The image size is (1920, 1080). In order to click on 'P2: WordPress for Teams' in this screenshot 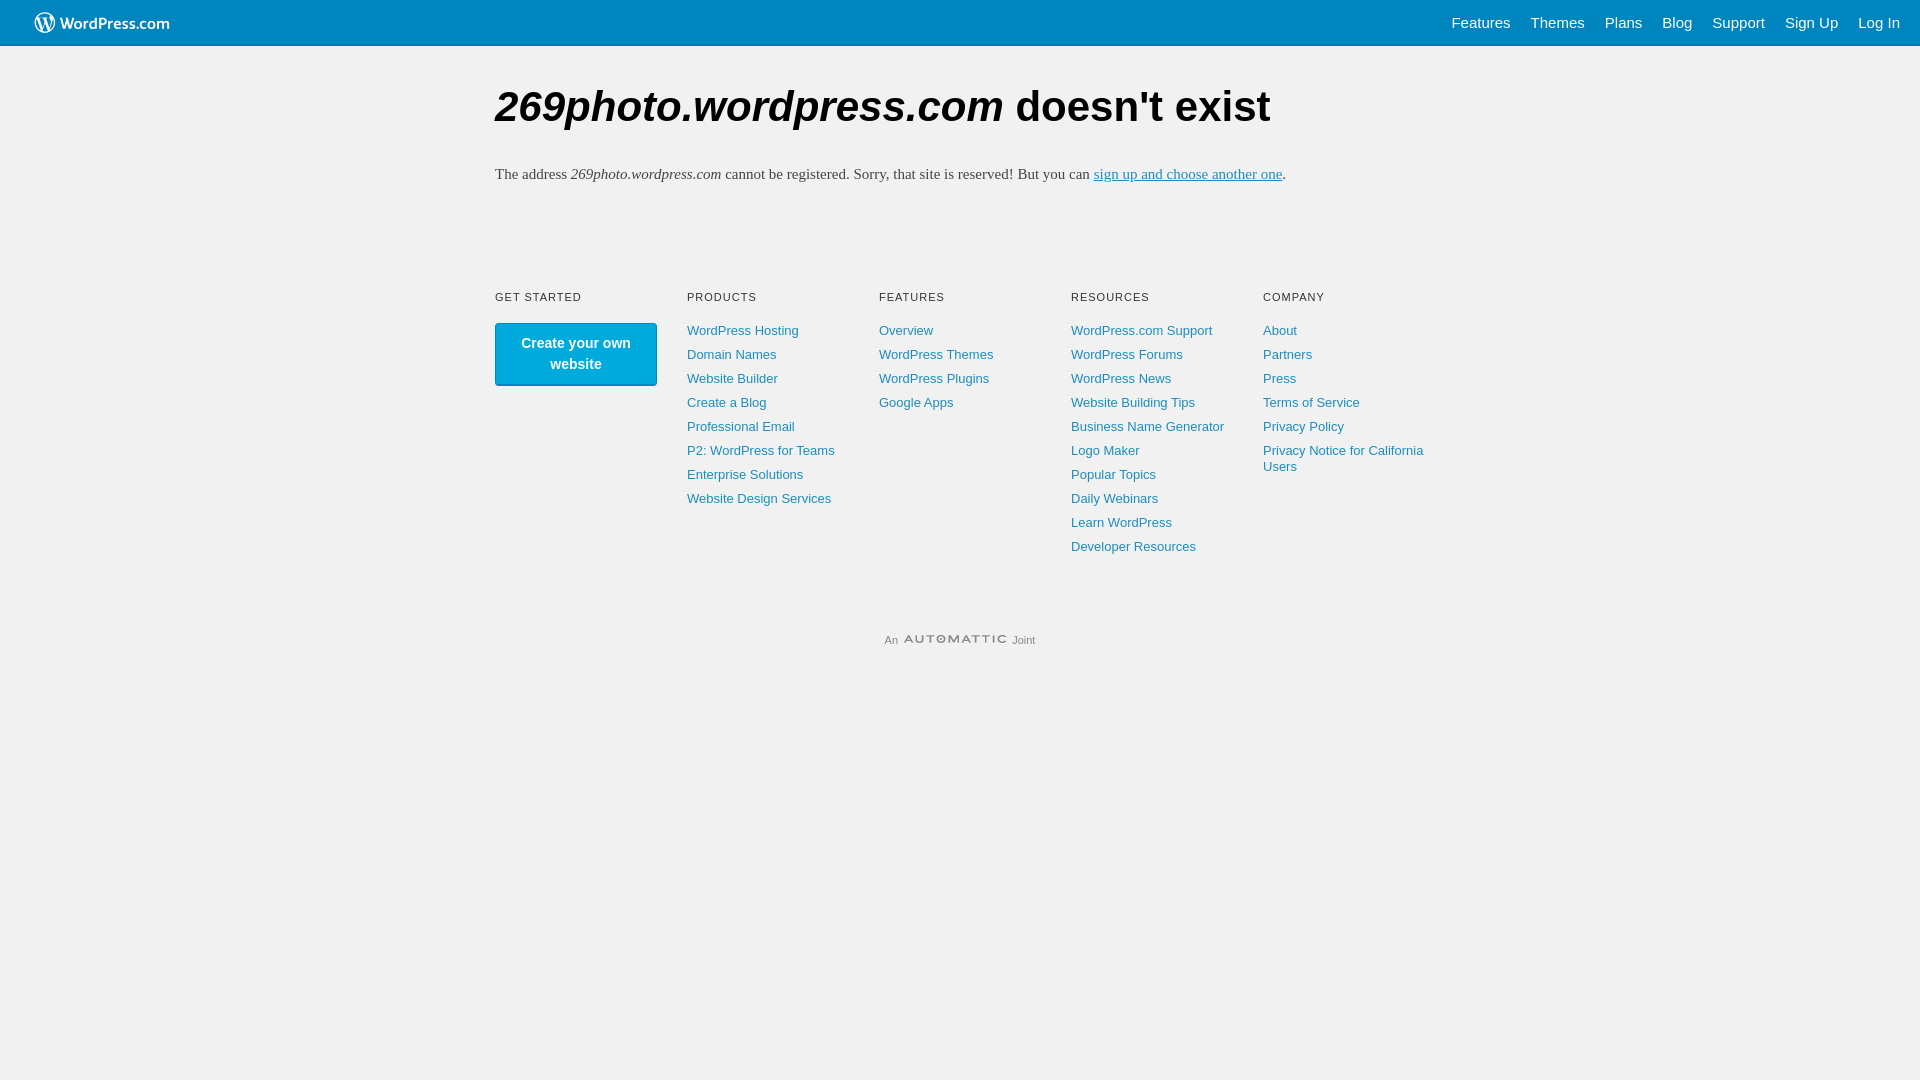, I will do `click(760, 450)`.